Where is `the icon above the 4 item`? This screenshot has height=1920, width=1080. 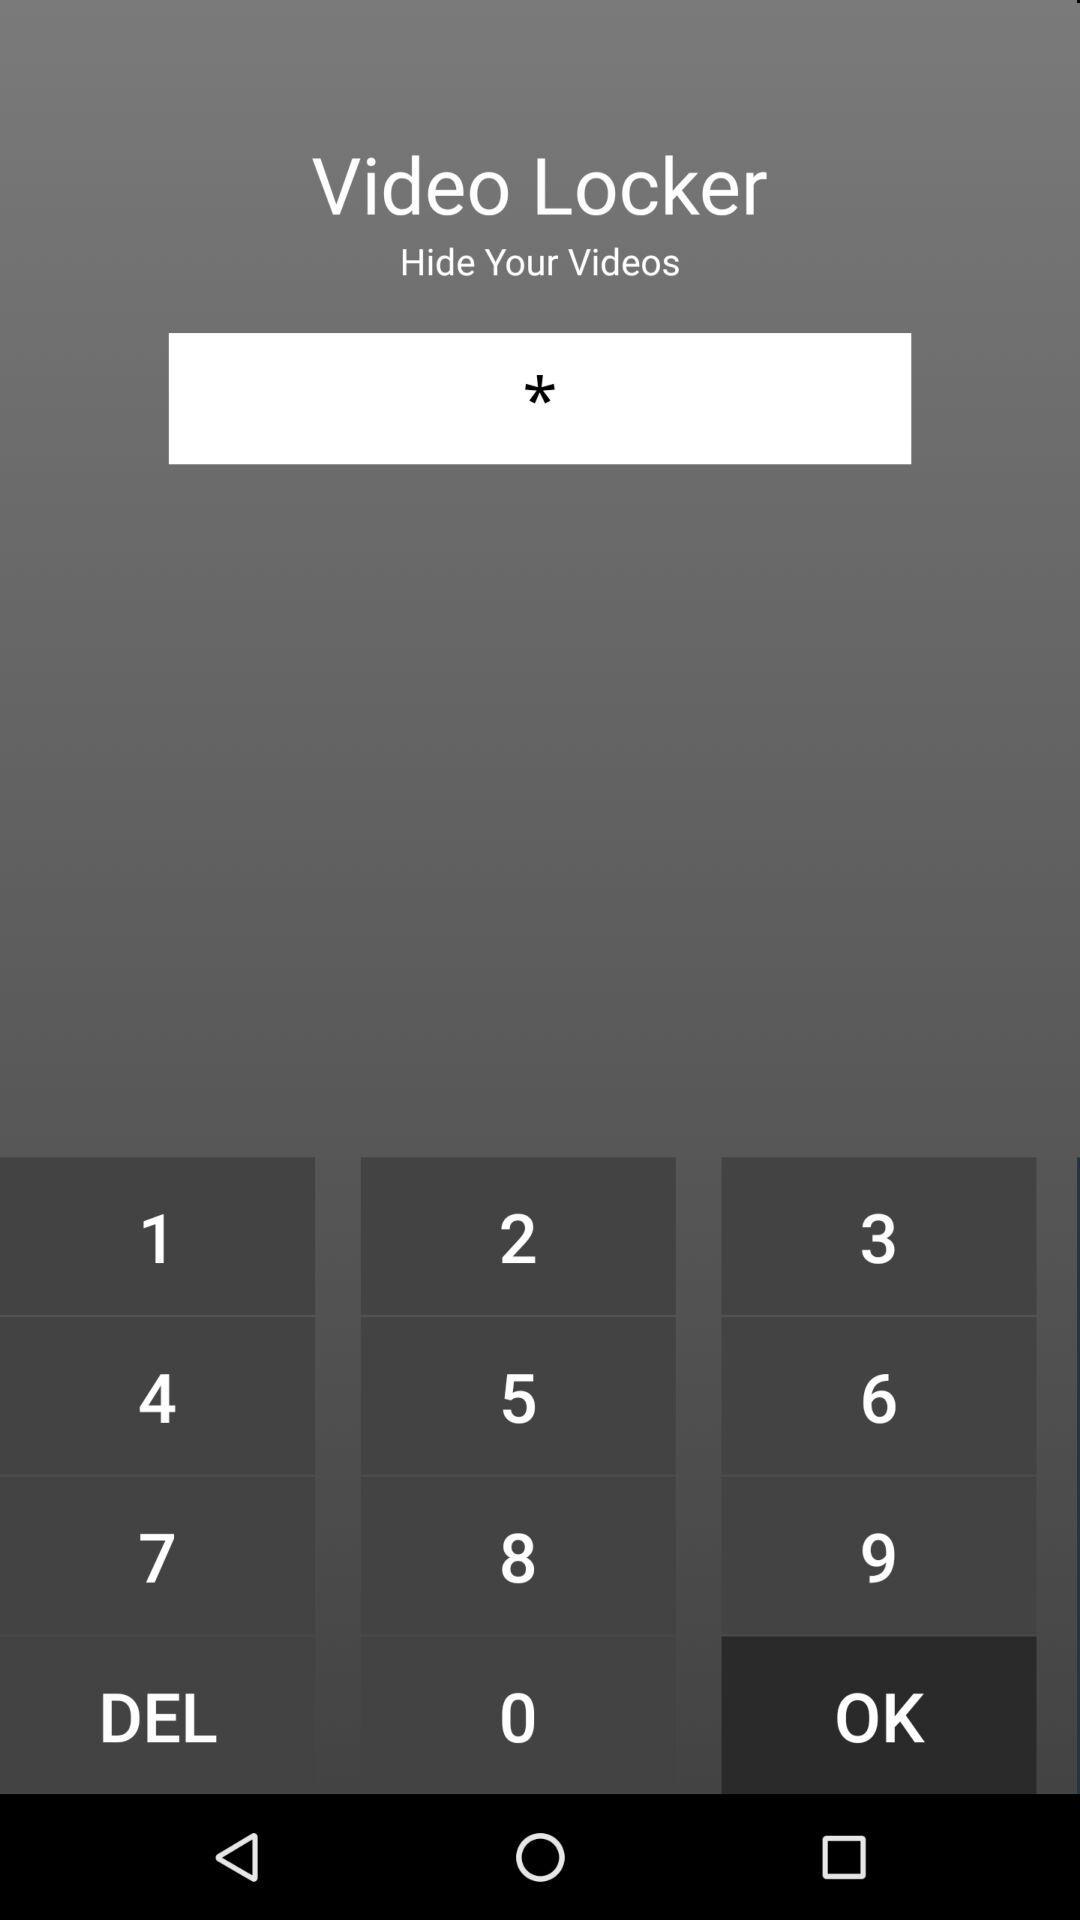 the icon above the 4 item is located at coordinates (156, 1235).